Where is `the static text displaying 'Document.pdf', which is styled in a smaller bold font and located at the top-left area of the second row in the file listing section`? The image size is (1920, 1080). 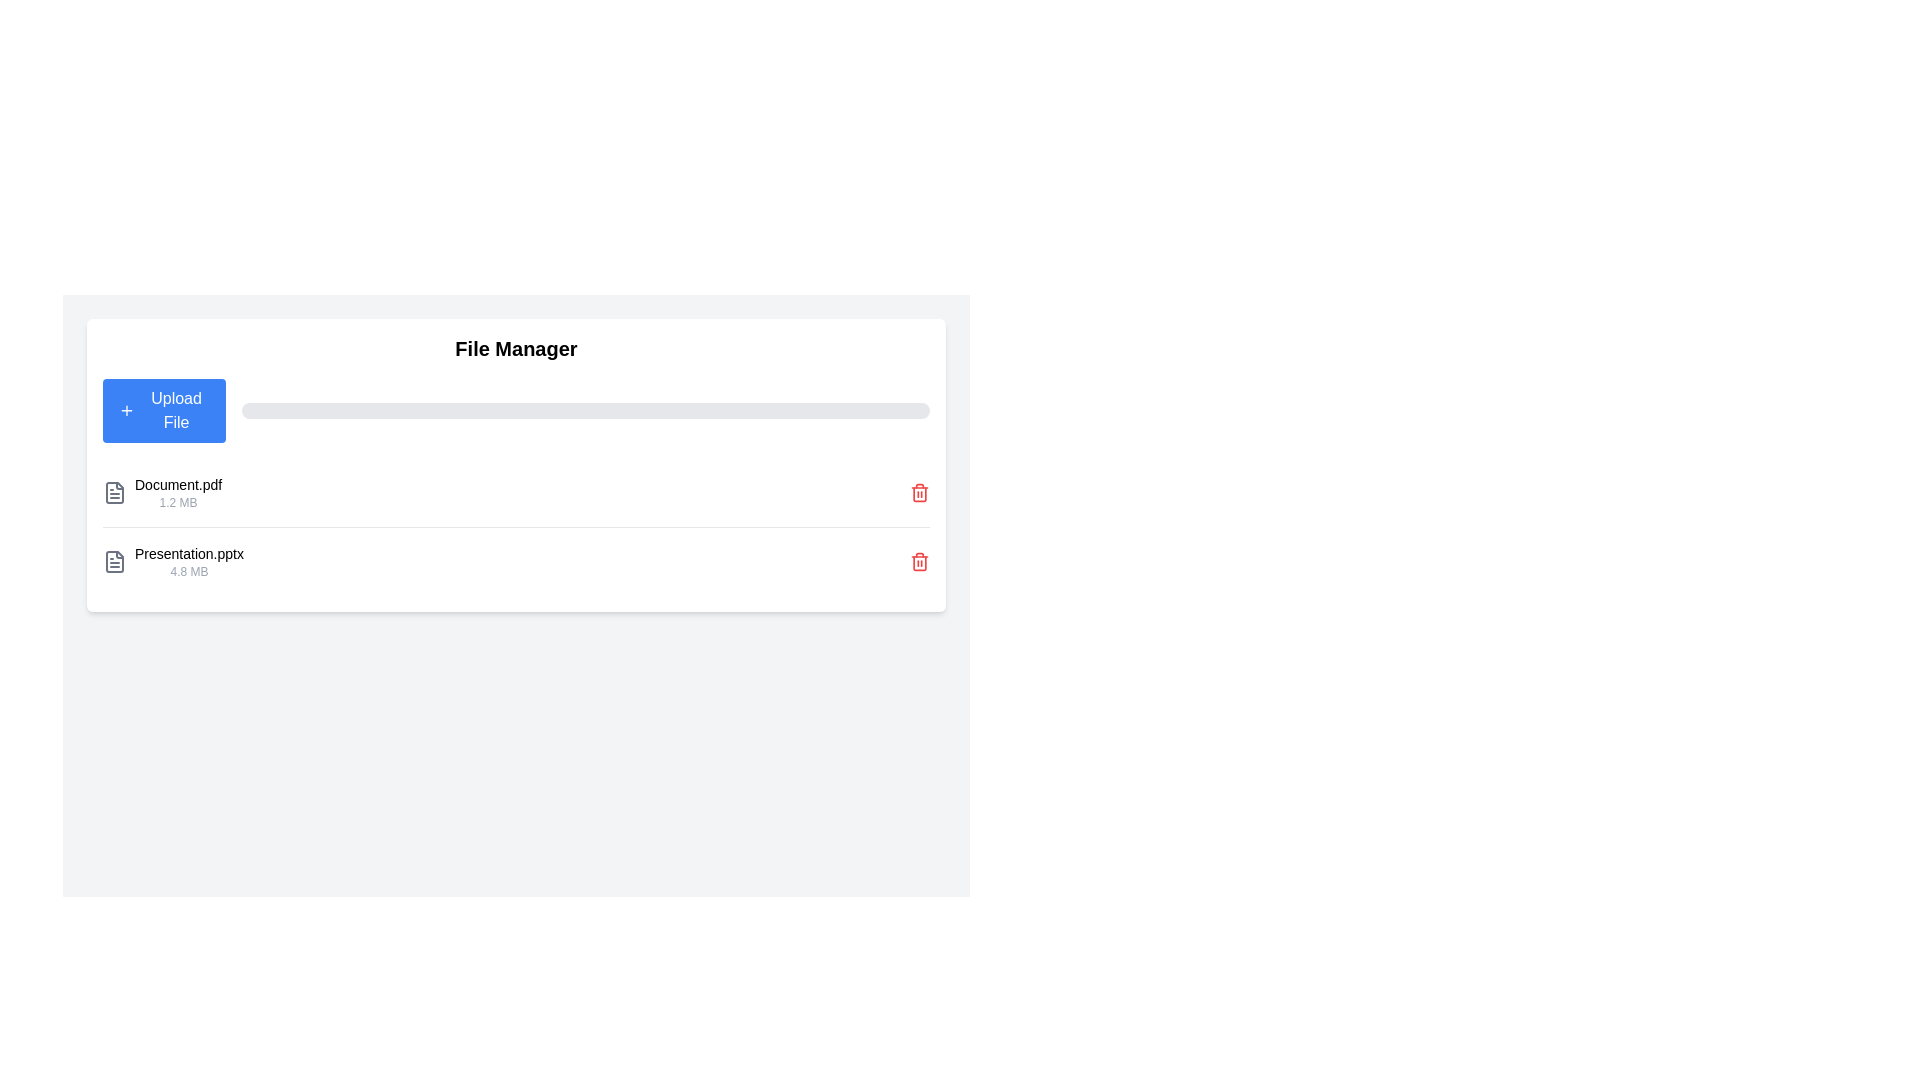 the static text displaying 'Document.pdf', which is styled in a smaller bold font and located at the top-left area of the second row in the file listing section is located at coordinates (178, 485).